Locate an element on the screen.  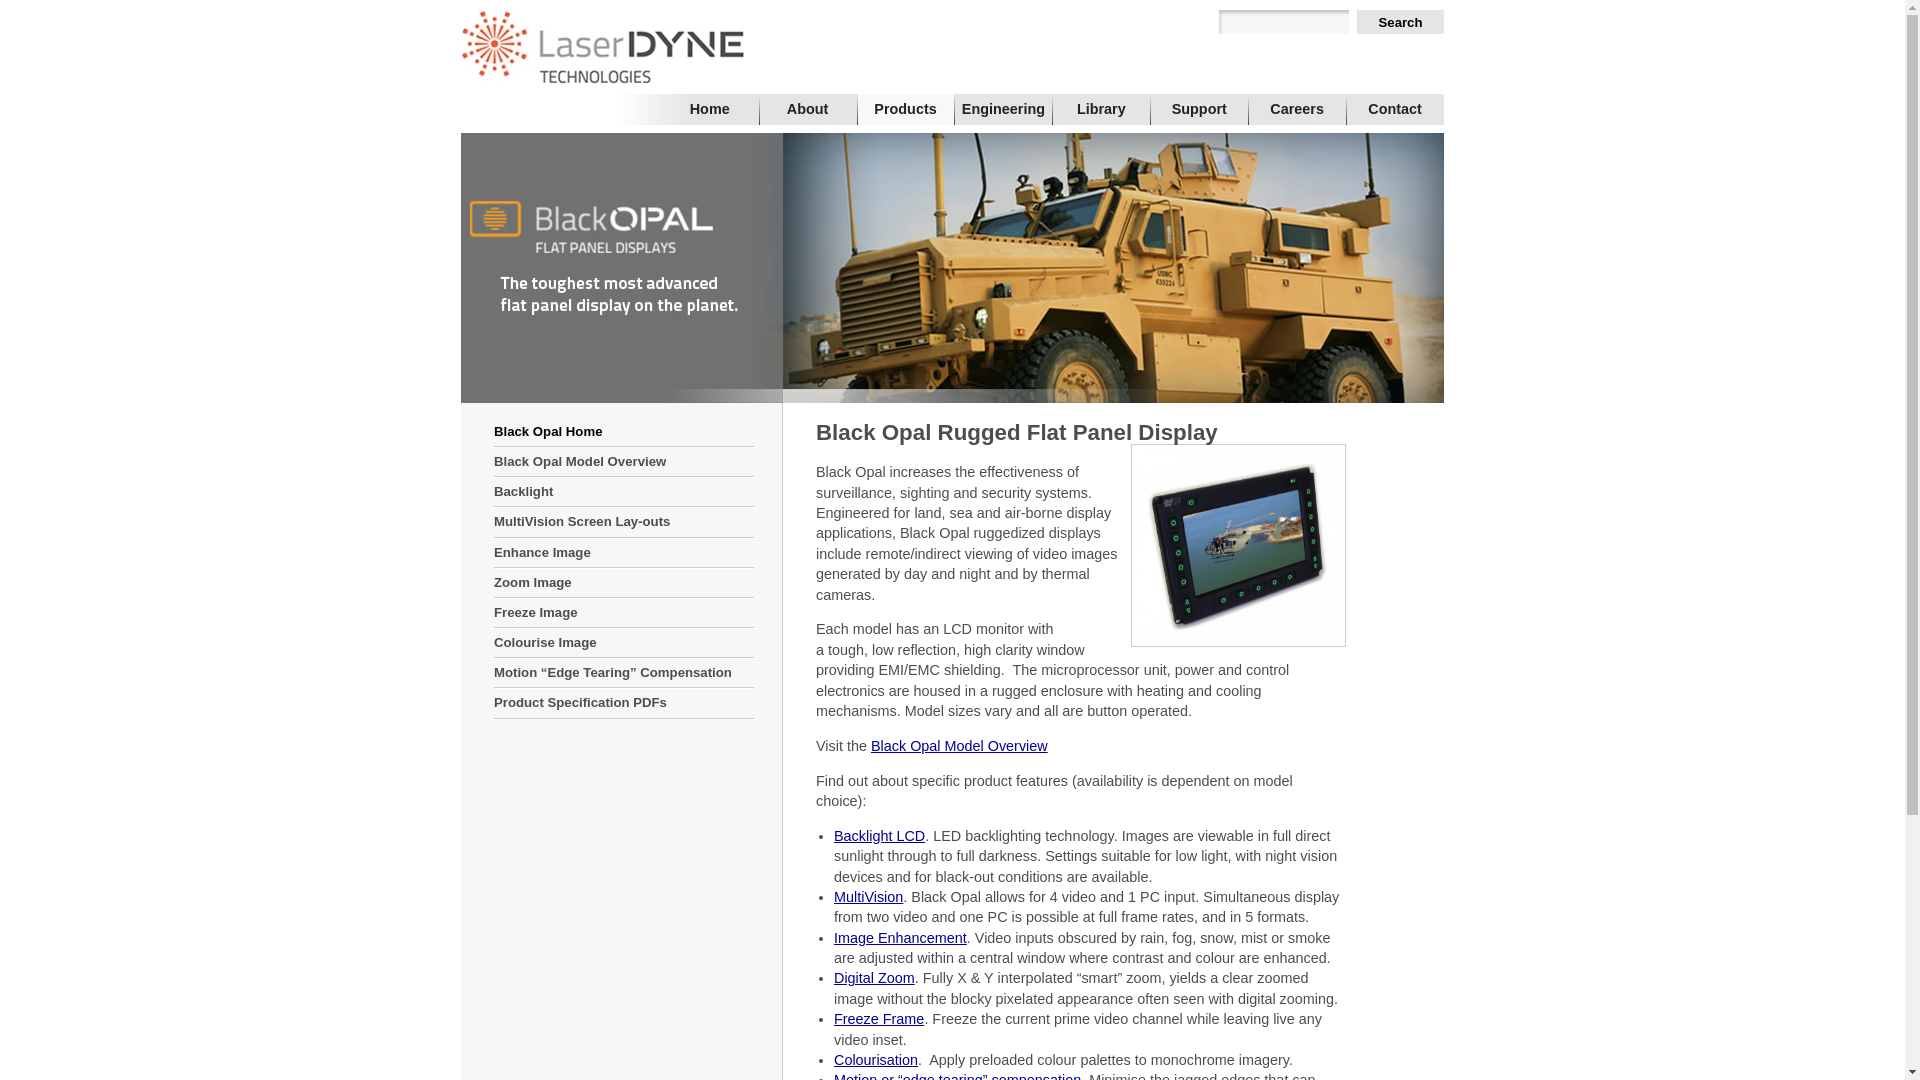
'Black Opal Model Overview' is located at coordinates (623, 462).